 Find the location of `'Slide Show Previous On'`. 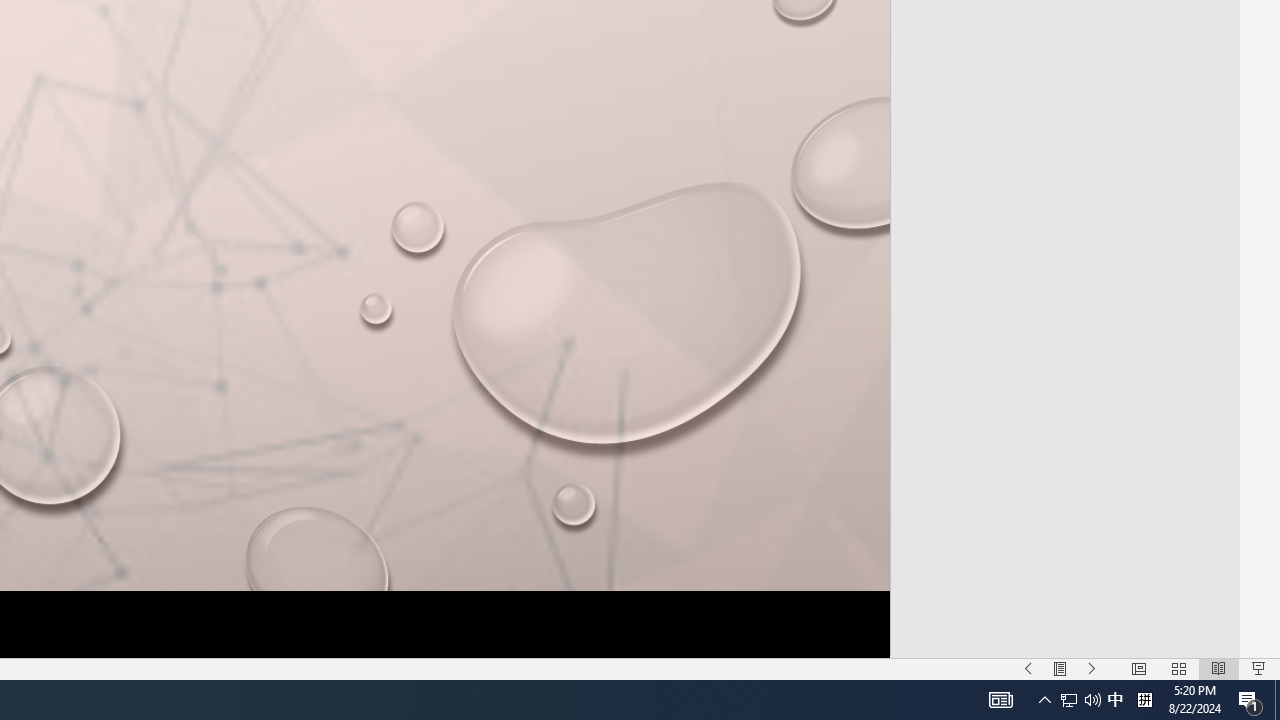

'Slide Show Previous On' is located at coordinates (1028, 669).